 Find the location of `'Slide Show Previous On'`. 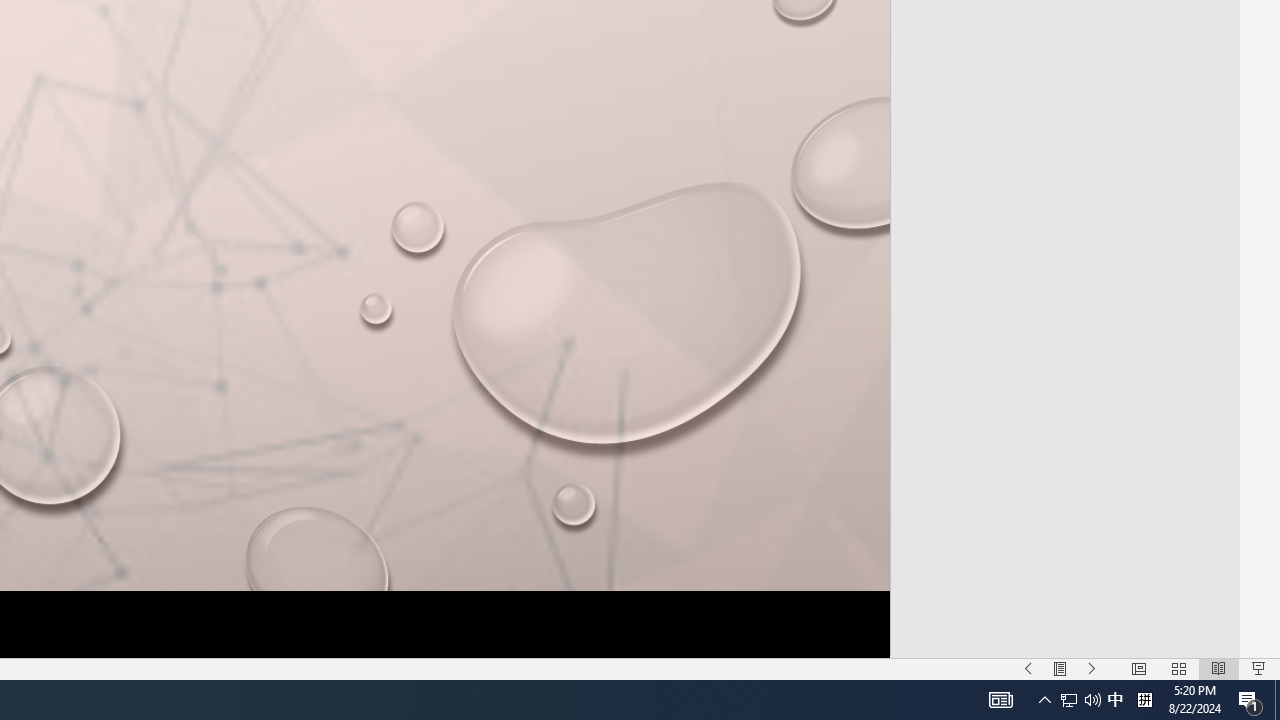

'Slide Show Previous On' is located at coordinates (1028, 669).